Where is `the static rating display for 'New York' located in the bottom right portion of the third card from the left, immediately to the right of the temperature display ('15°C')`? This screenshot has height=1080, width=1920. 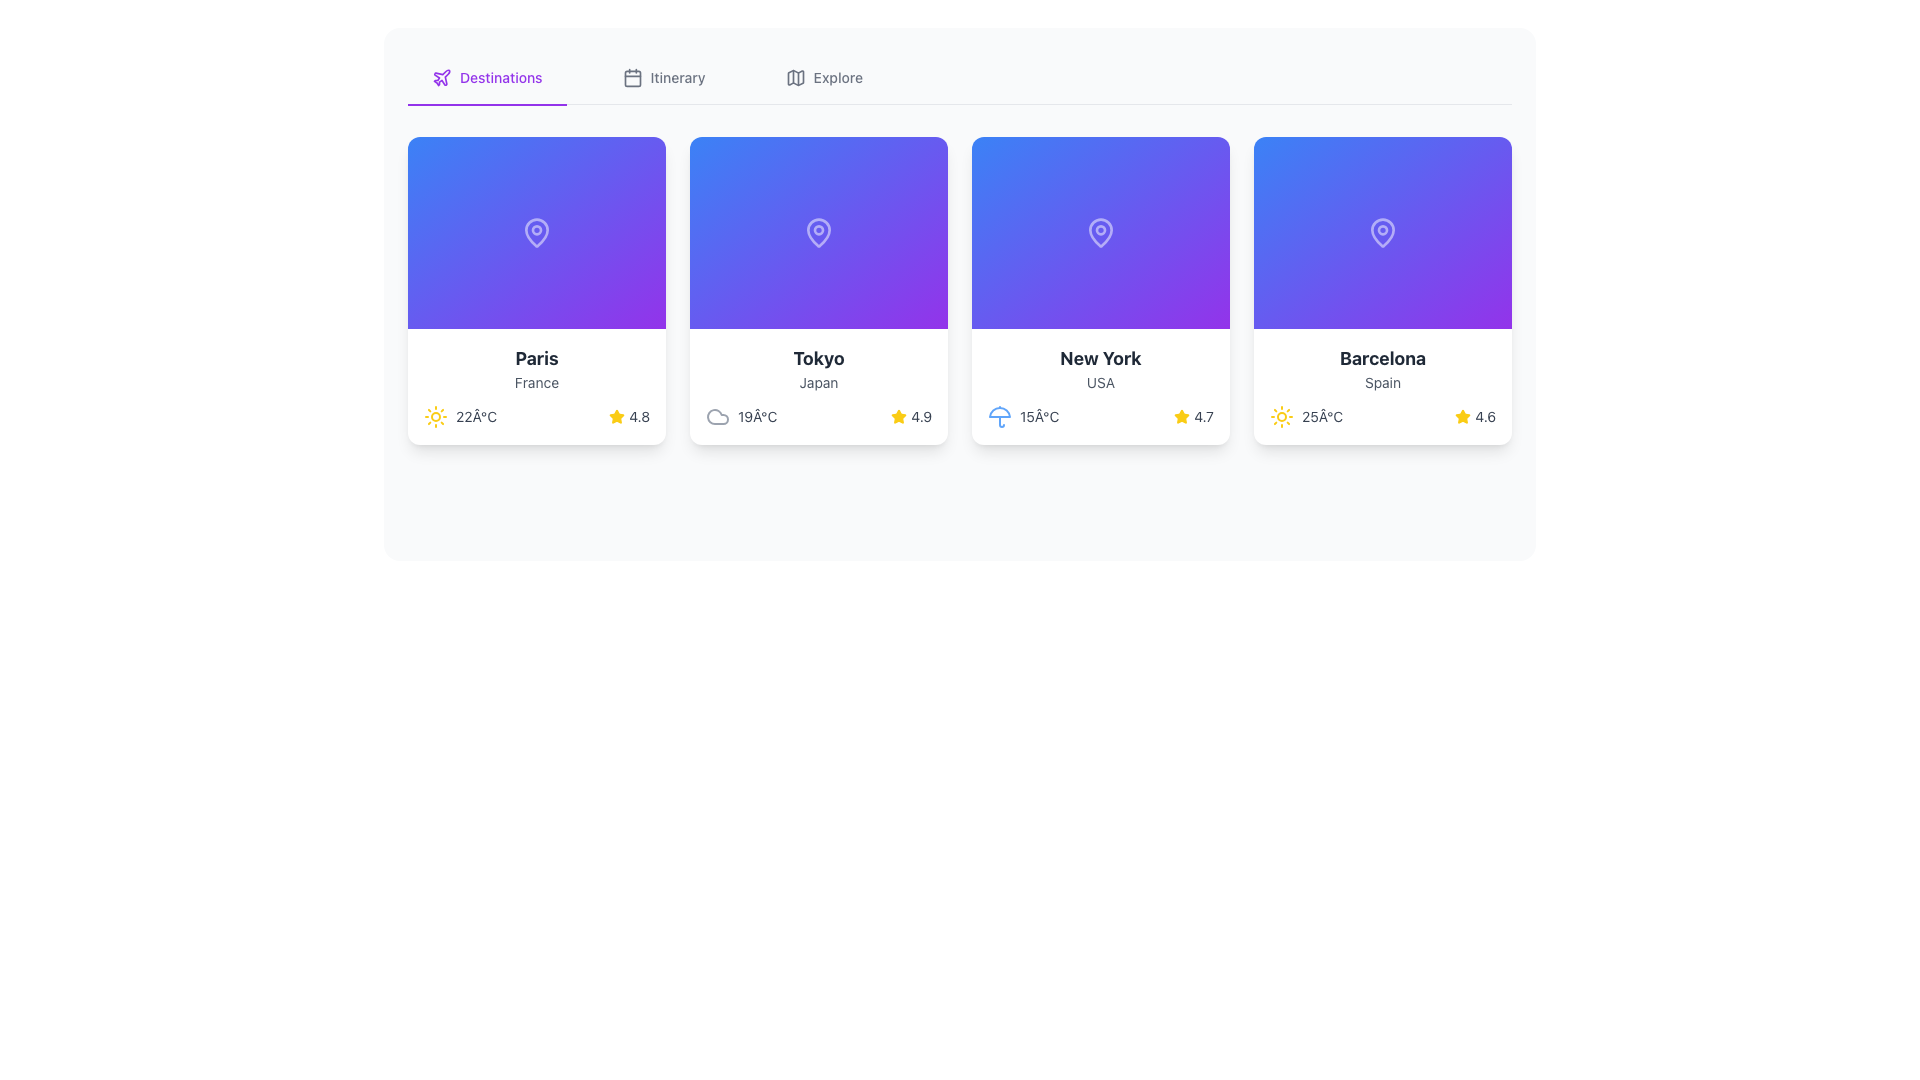
the static rating display for 'New York' located in the bottom right portion of the third card from the left, immediately to the right of the temperature display ('15°C') is located at coordinates (1194, 415).